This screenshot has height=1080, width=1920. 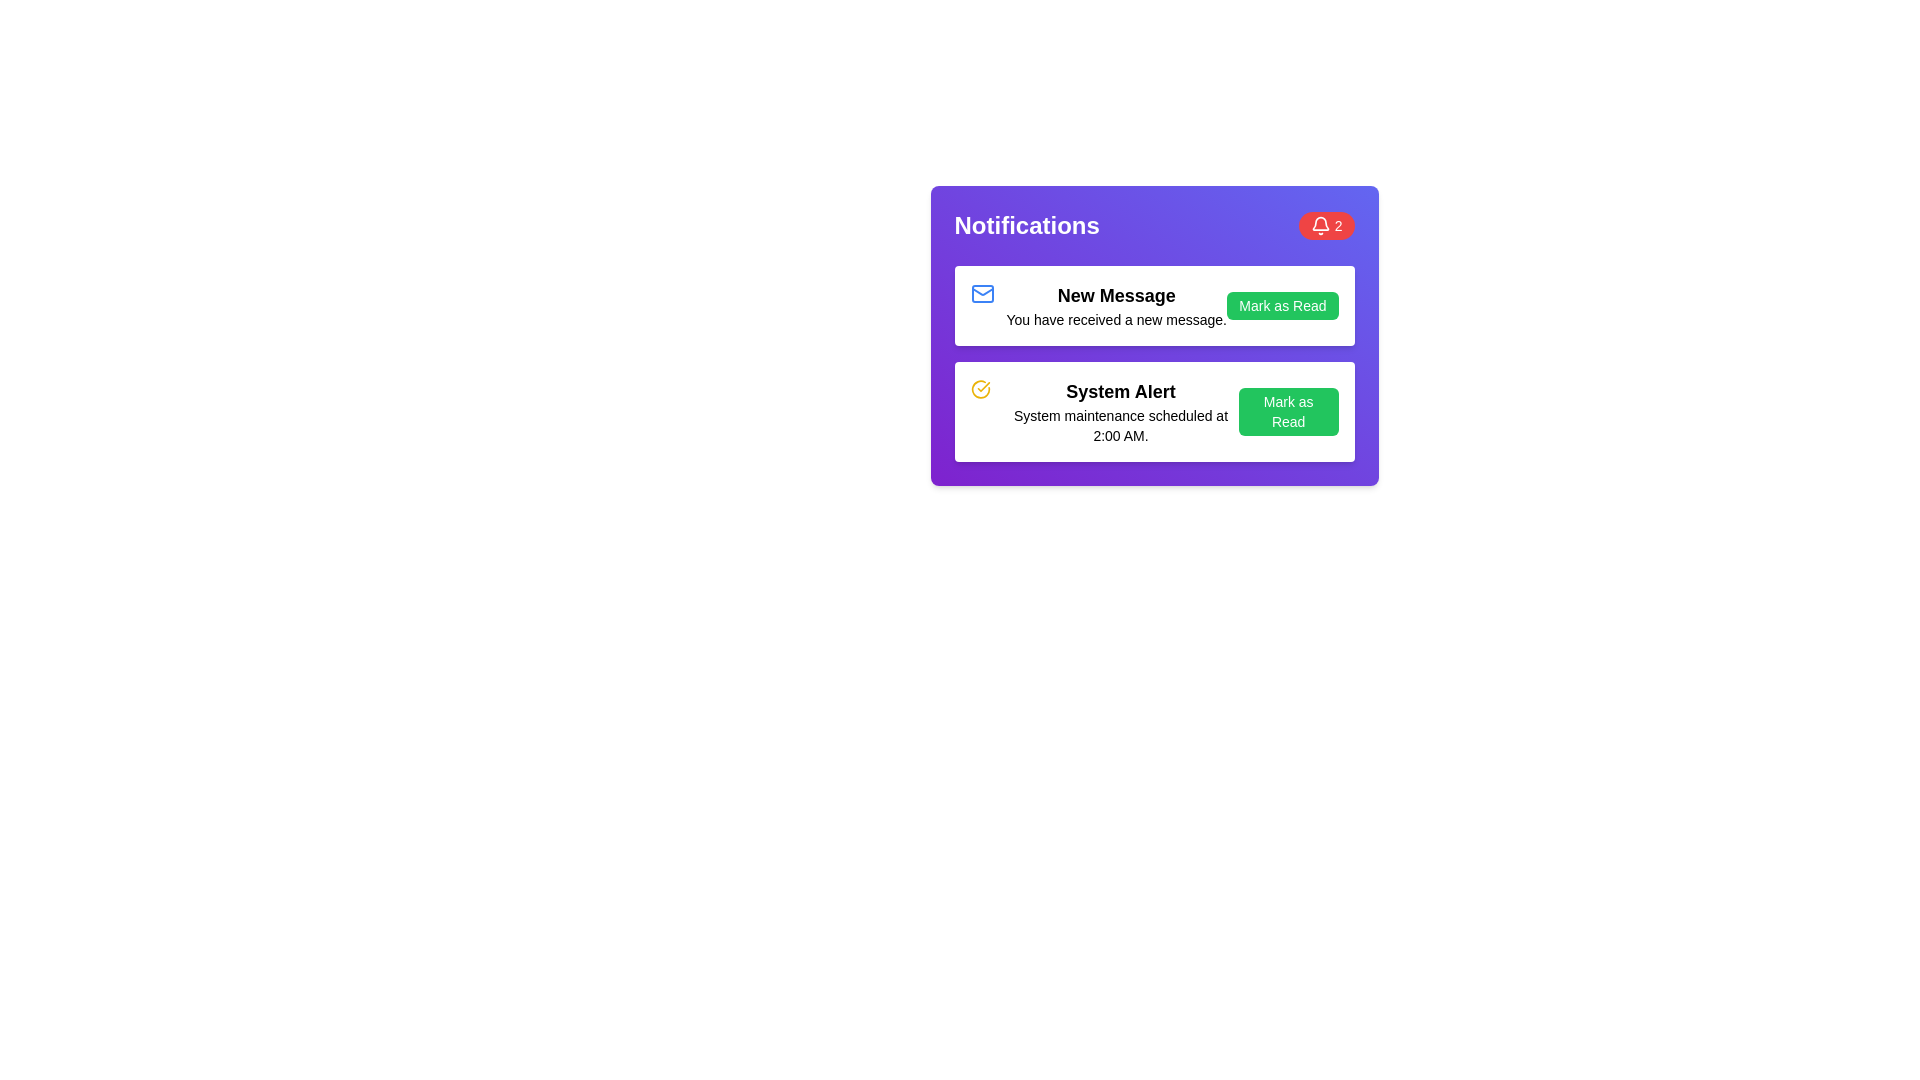 I want to click on title text of the notification item, which is positioned directly above the supporting message 'You have received a new message.', so click(x=1115, y=296).